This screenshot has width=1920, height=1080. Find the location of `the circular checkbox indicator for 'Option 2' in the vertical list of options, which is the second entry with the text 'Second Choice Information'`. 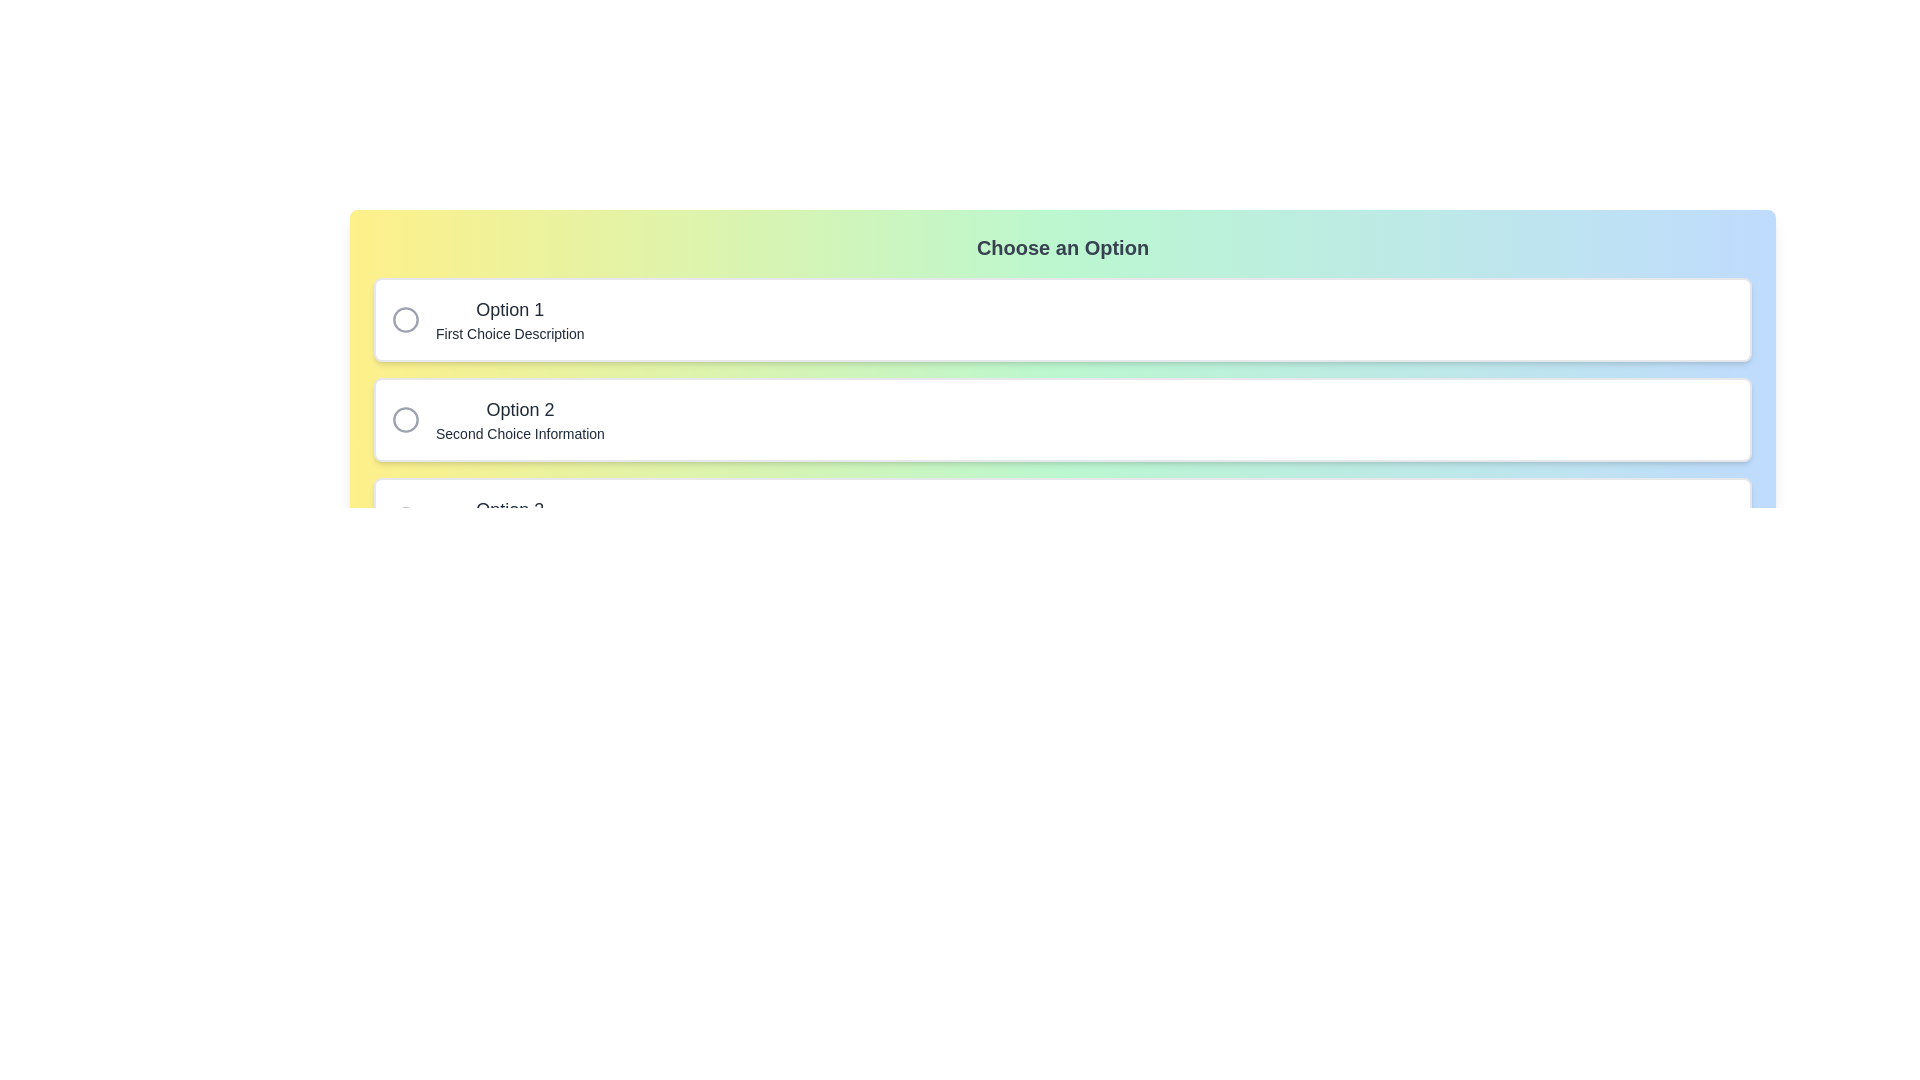

the circular checkbox indicator for 'Option 2' in the vertical list of options, which is the second entry with the text 'Second Choice Information' is located at coordinates (405, 419).